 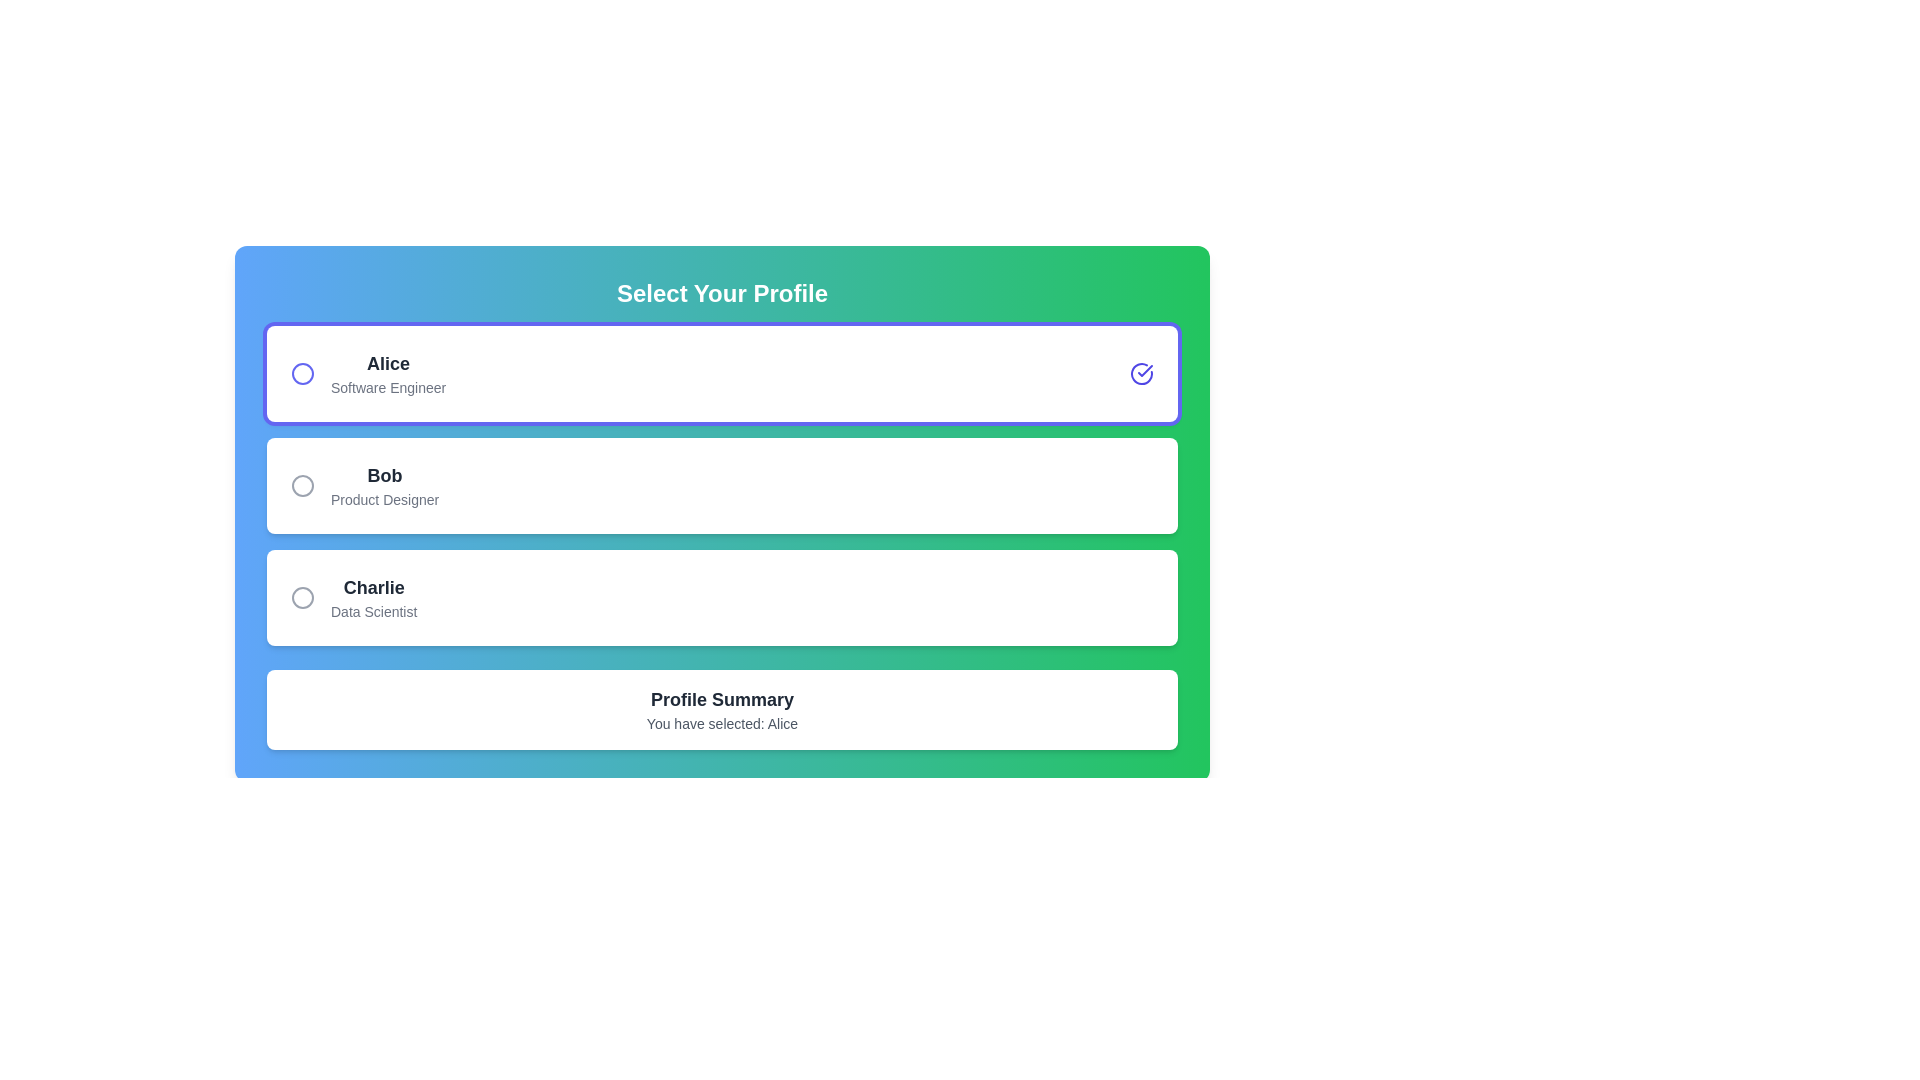 I want to click on displayed information of the profile label showing 'Charlie' and 'Data Scientist', located in the third row of the profile selection list, so click(x=374, y=596).